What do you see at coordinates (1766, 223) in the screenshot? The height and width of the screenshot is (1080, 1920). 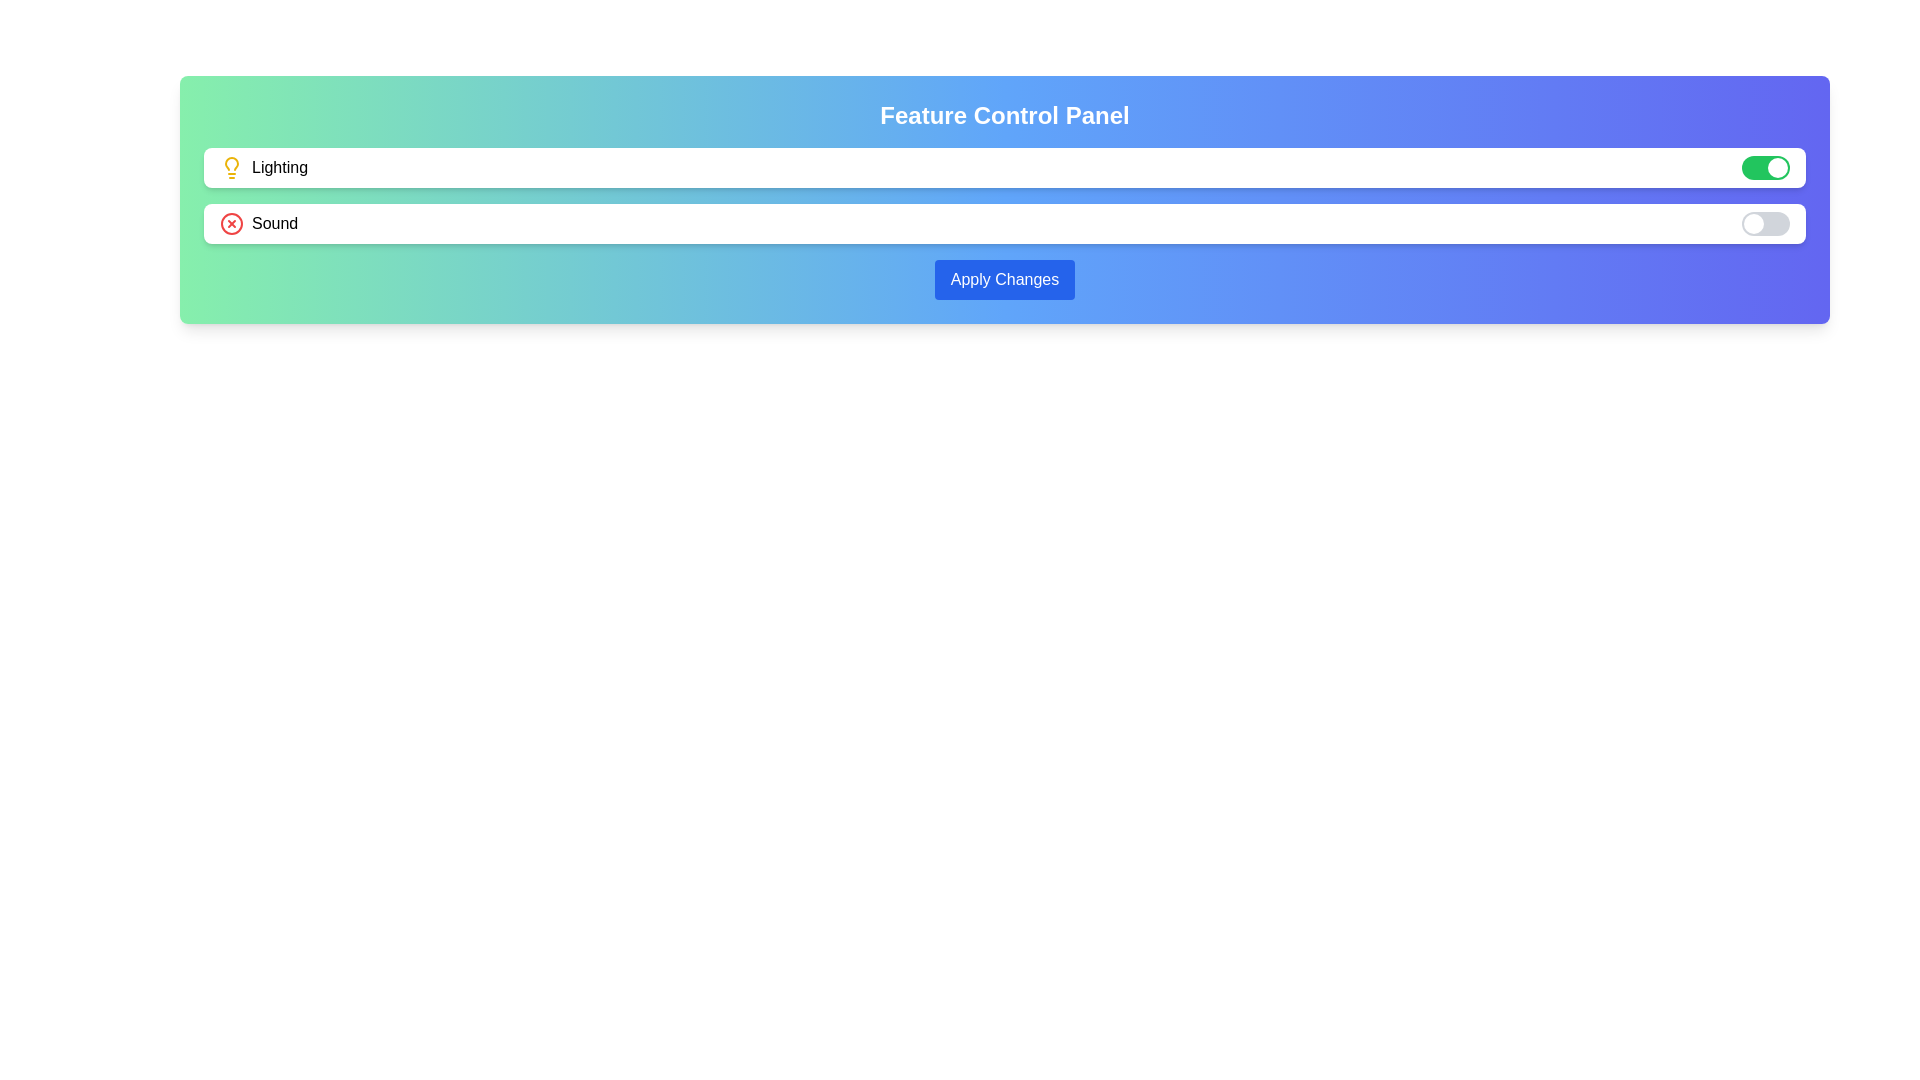 I see `the toggle switch for the 'Sound' feature to change its state between on and off` at bounding box center [1766, 223].